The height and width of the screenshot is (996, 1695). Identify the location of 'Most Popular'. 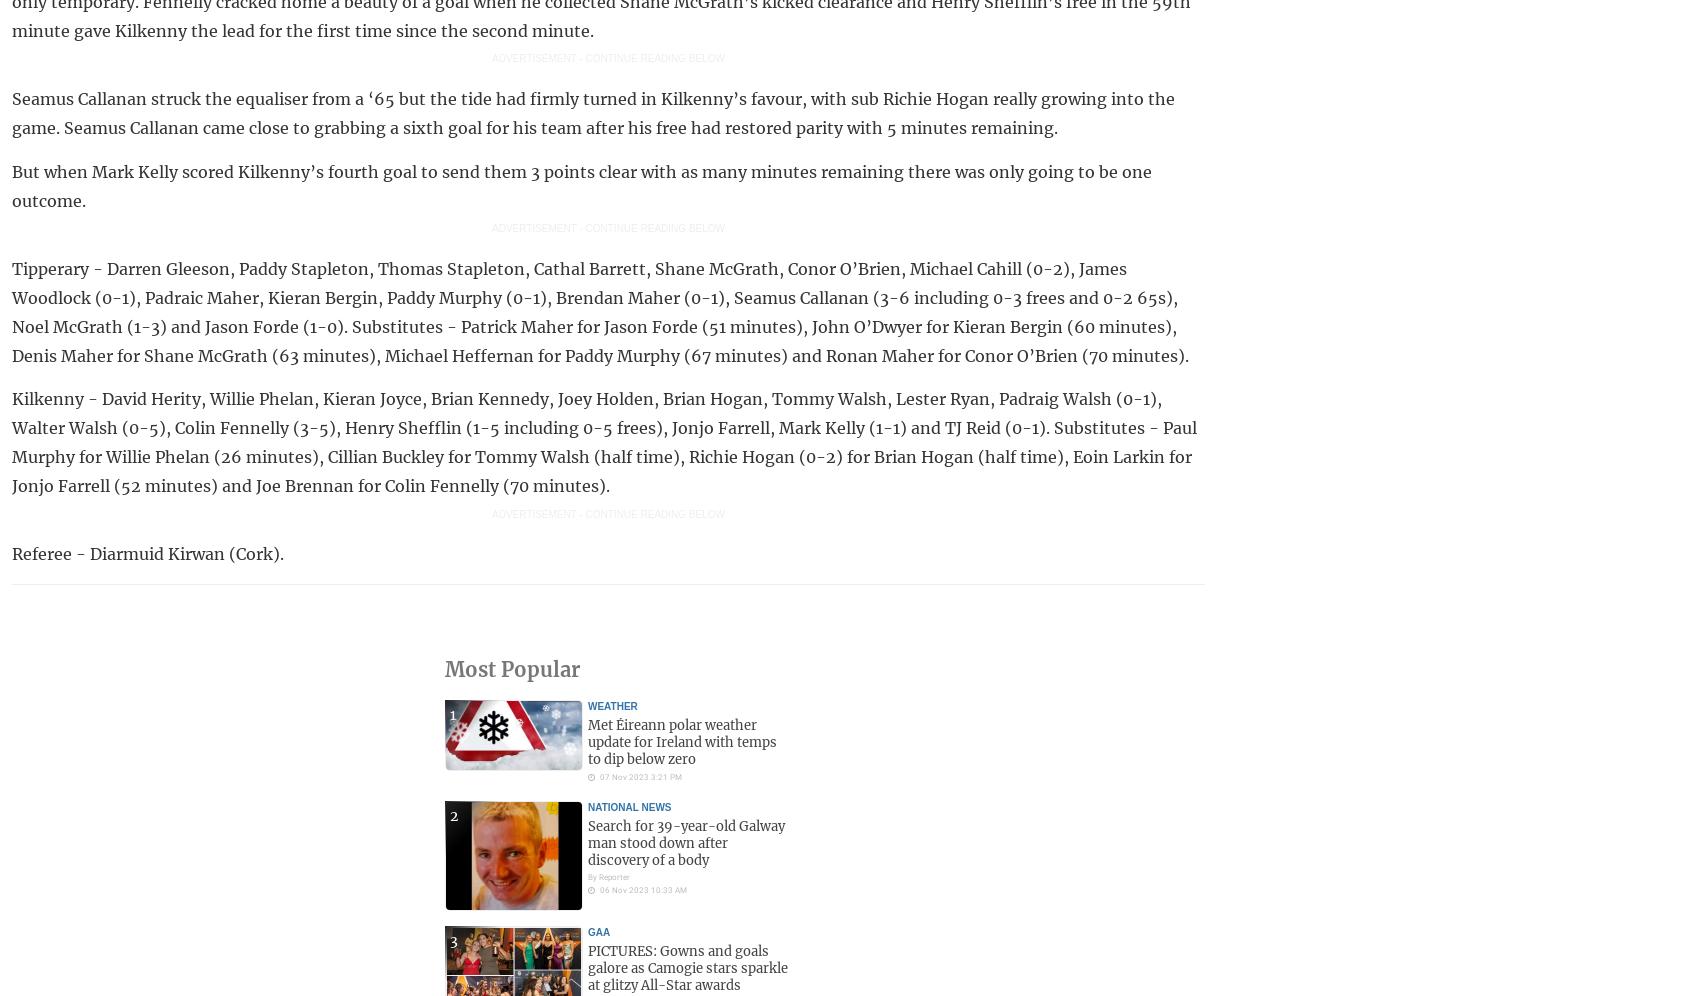
(444, 669).